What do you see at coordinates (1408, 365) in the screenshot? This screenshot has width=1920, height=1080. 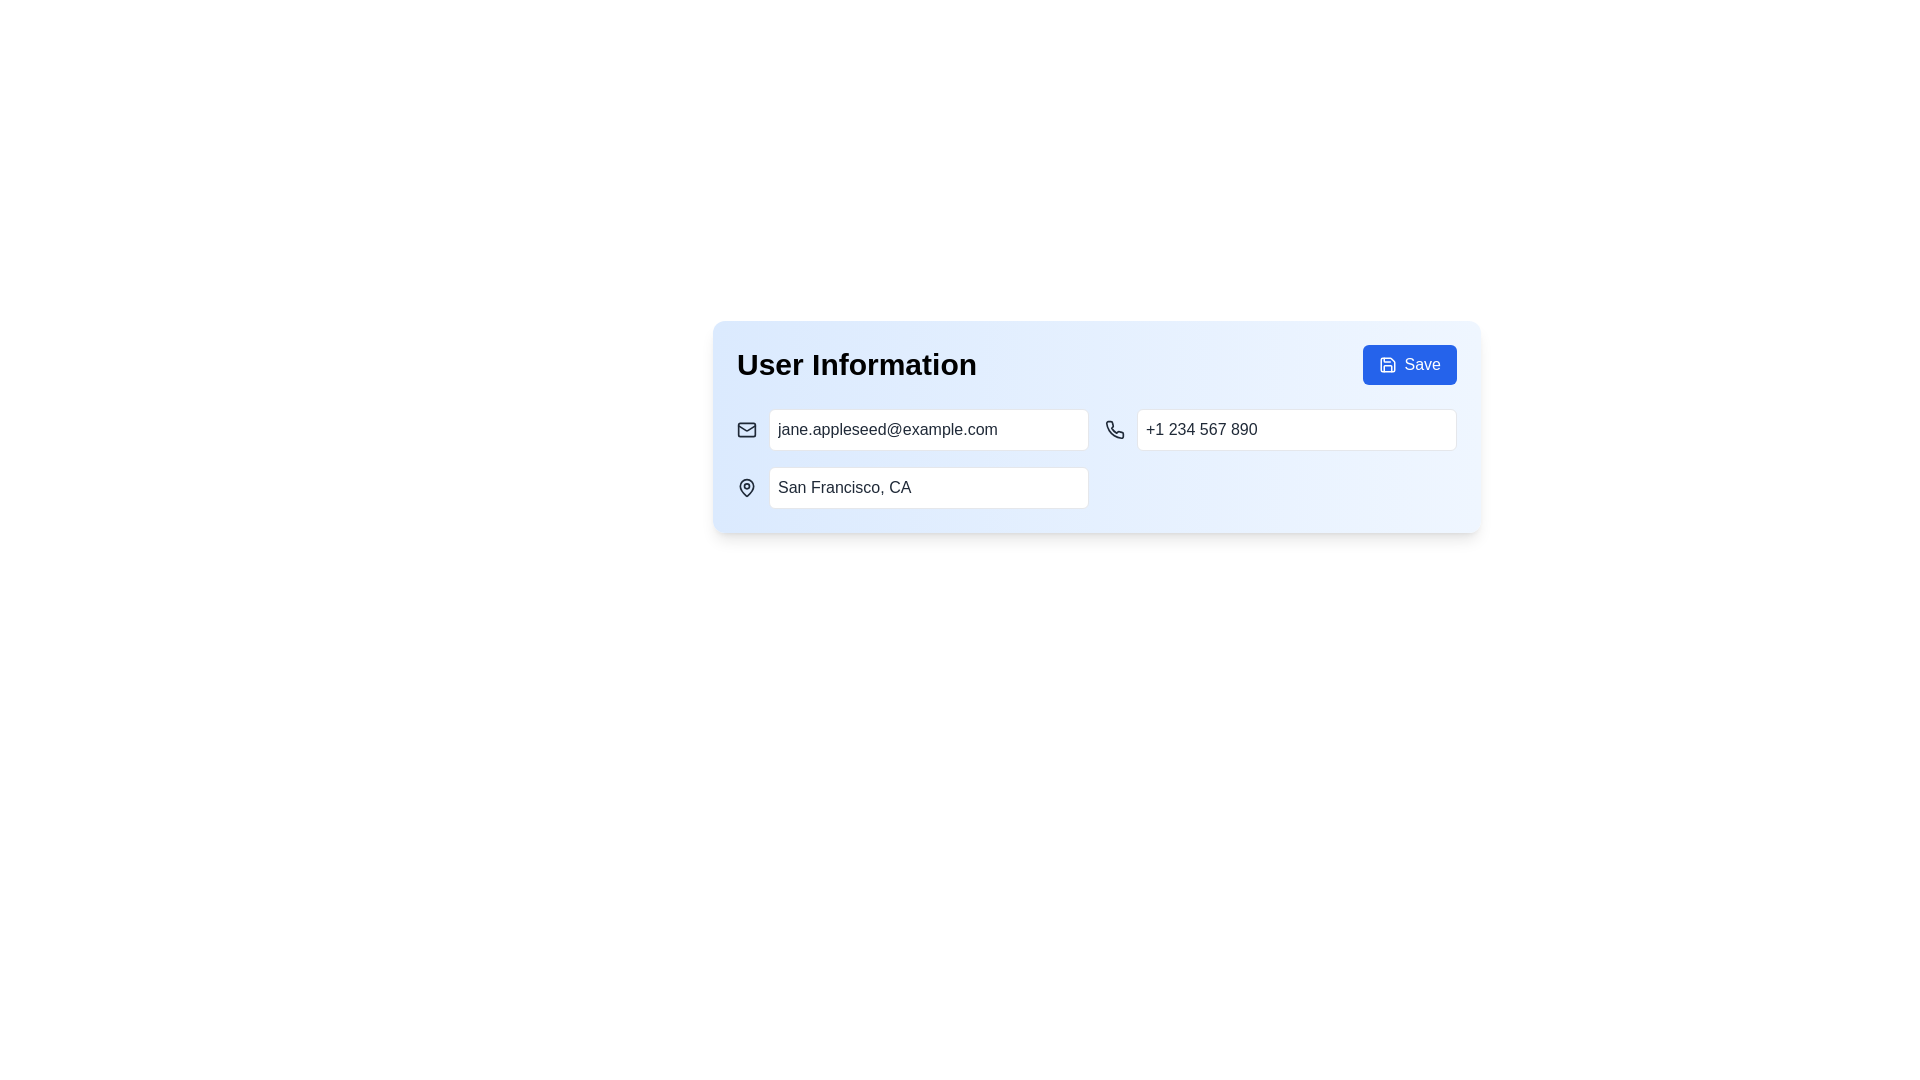 I see `the save button located in the top-right corner of the 'User Information' section` at bounding box center [1408, 365].